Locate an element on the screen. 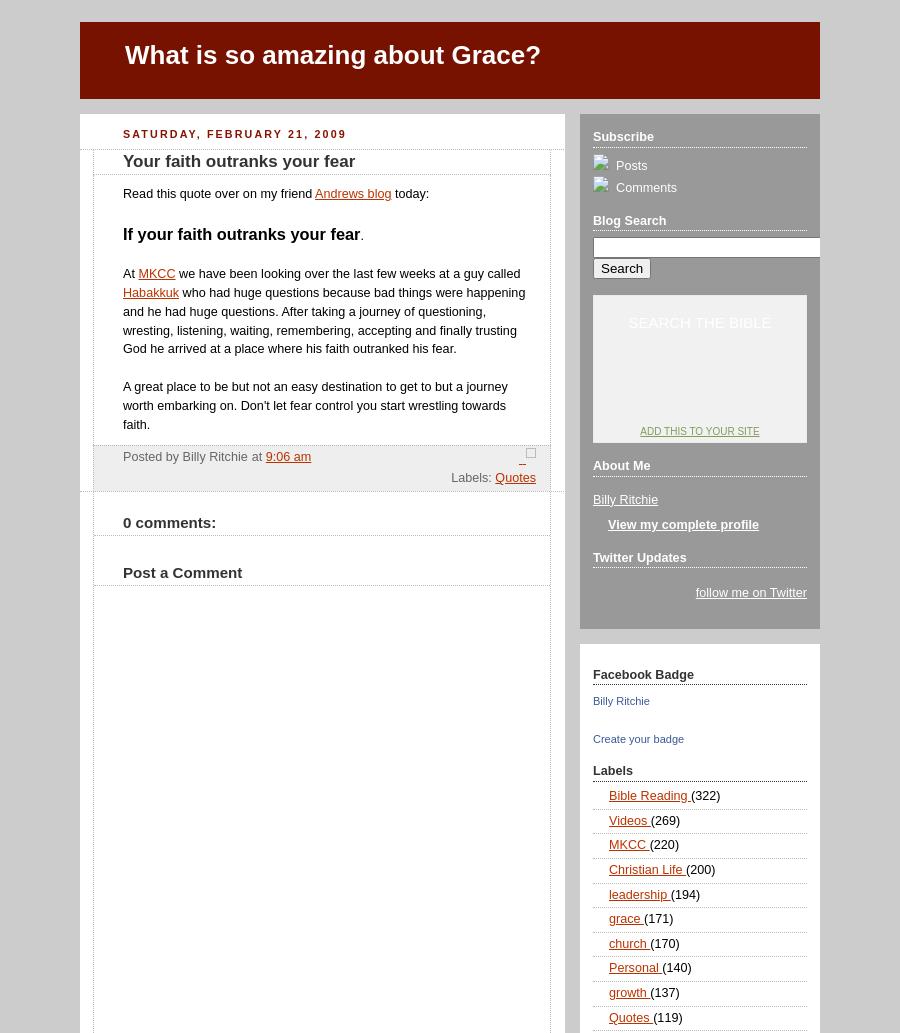 The height and width of the screenshot is (1033, 900). 'If your faith outranks your fear' is located at coordinates (240, 232).